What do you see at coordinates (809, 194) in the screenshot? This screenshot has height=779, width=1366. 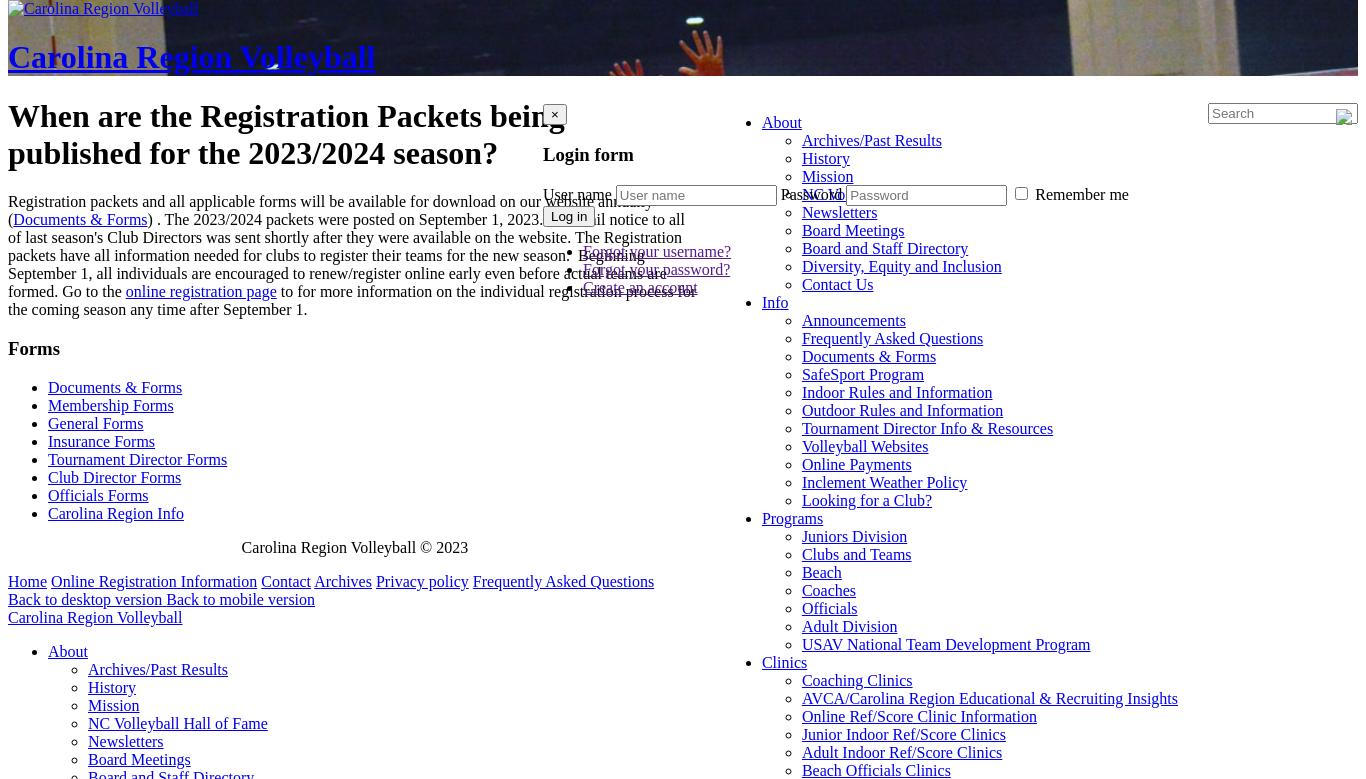 I see `'Password'` at bounding box center [809, 194].